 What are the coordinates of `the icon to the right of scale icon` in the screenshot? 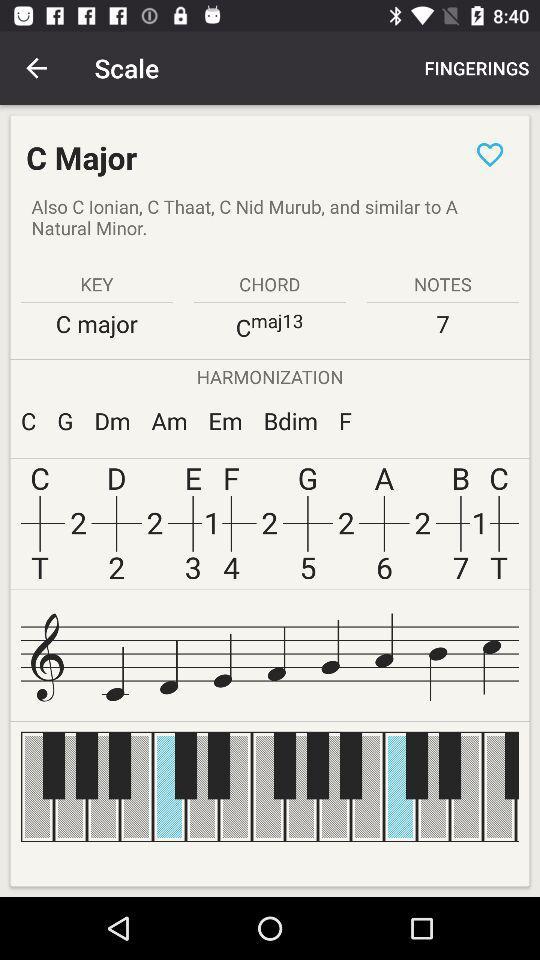 It's located at (475, 68).